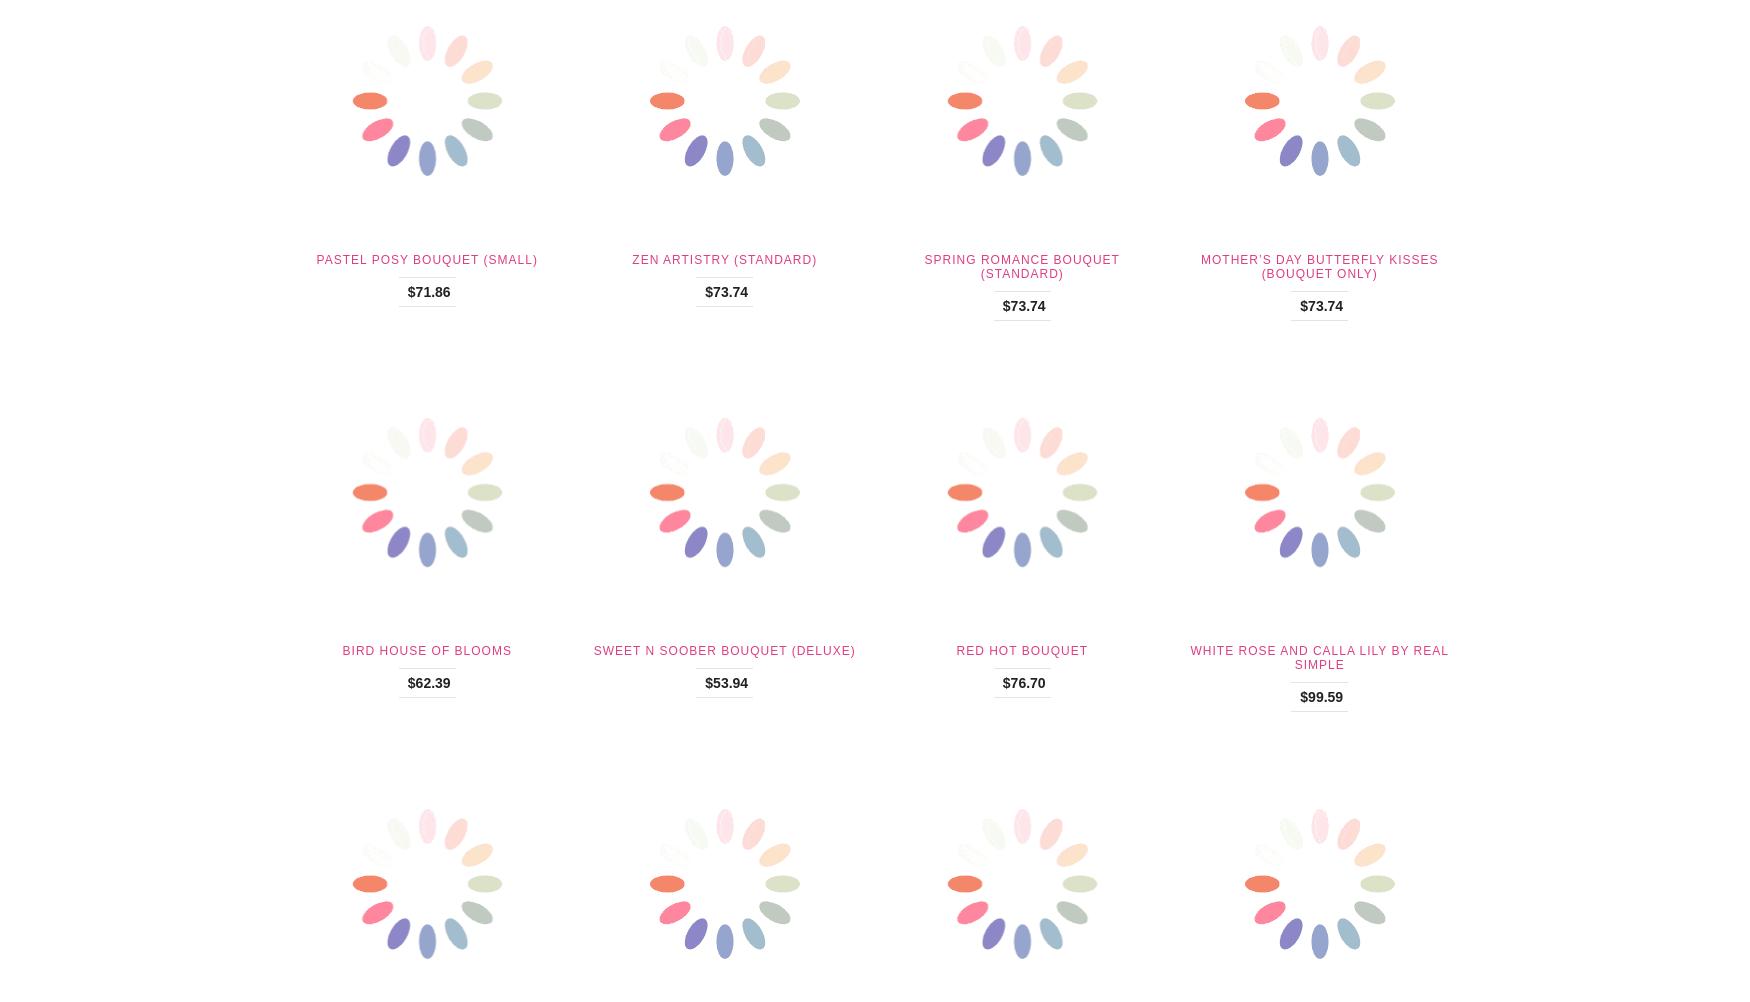 The width and height of the screenshot is (1750, 1002). I want to click on 'Spring Romance Bouquet (Standard)', so click(1020, 265).